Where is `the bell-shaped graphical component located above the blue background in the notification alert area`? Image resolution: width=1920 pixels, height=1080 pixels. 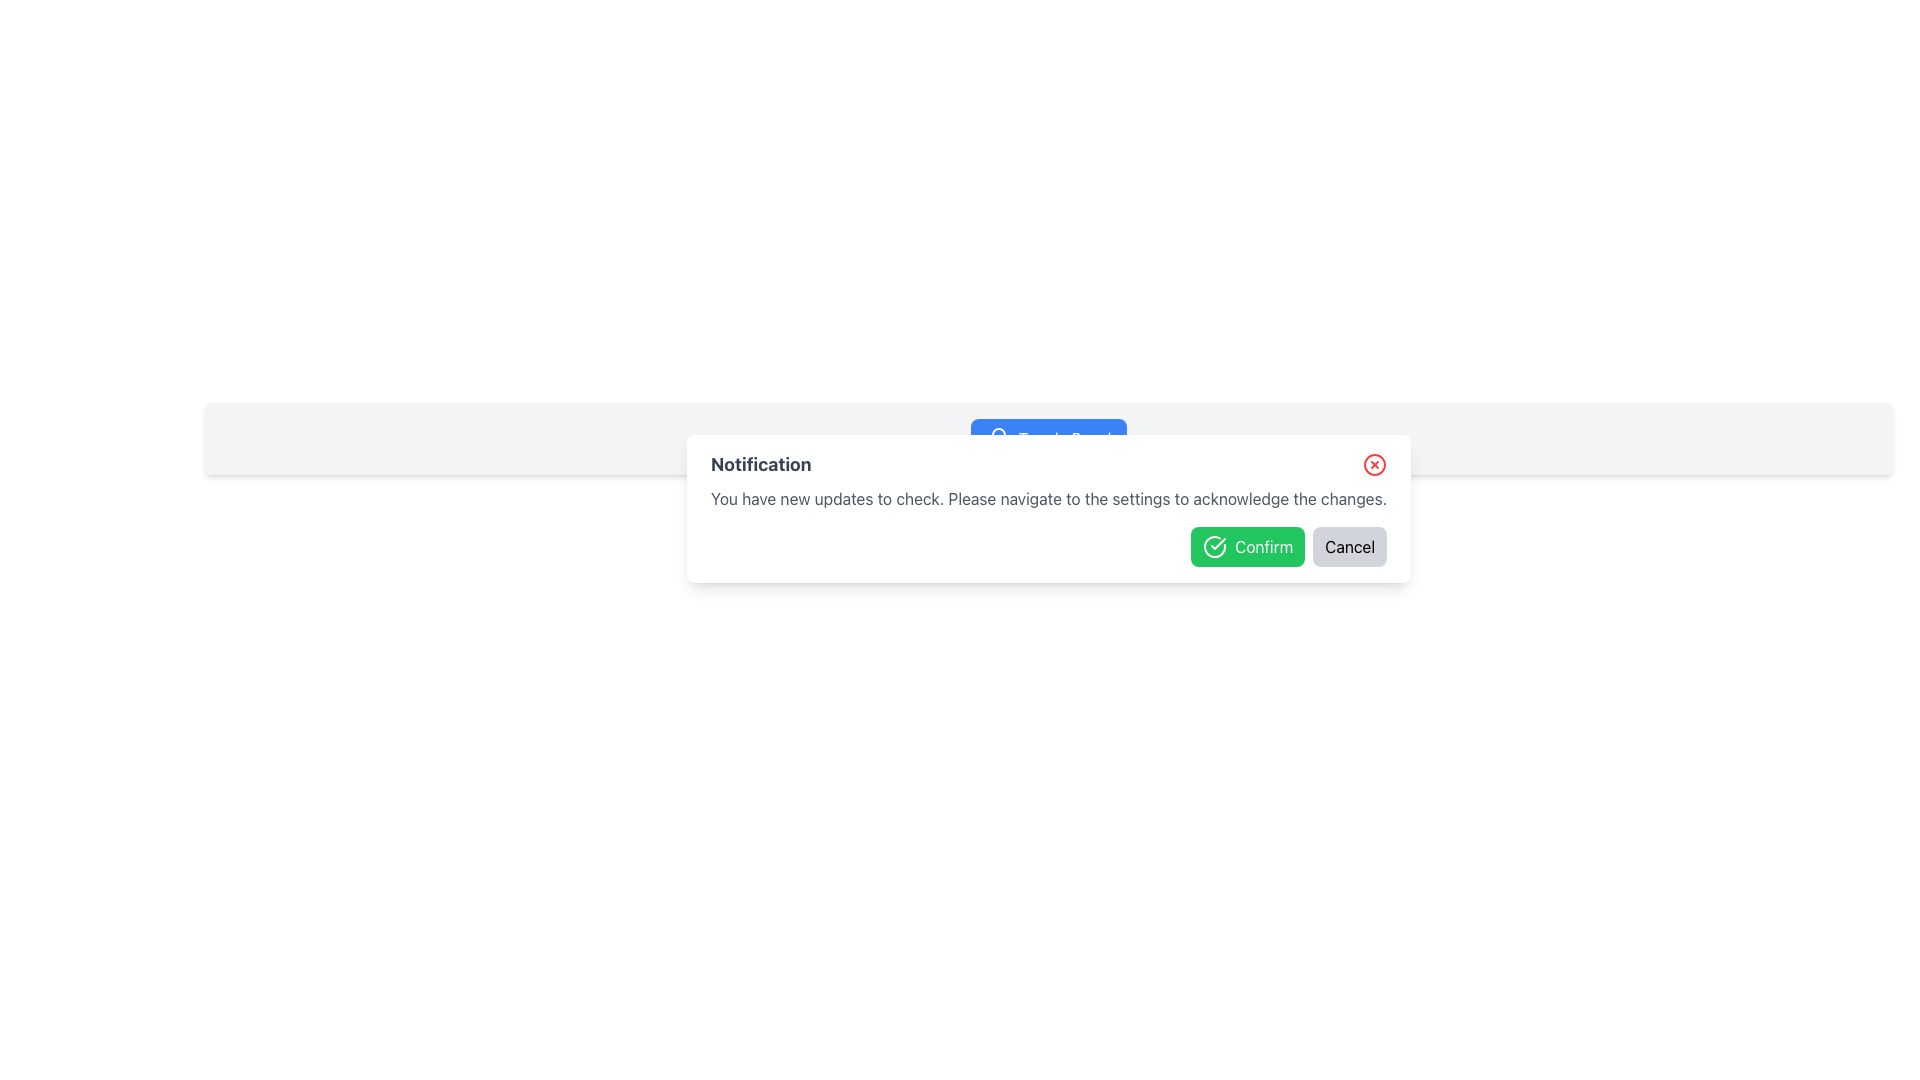 the bell-shaped graphical component located above the blue background in the notification alert area is located at coordinates (998, 435).